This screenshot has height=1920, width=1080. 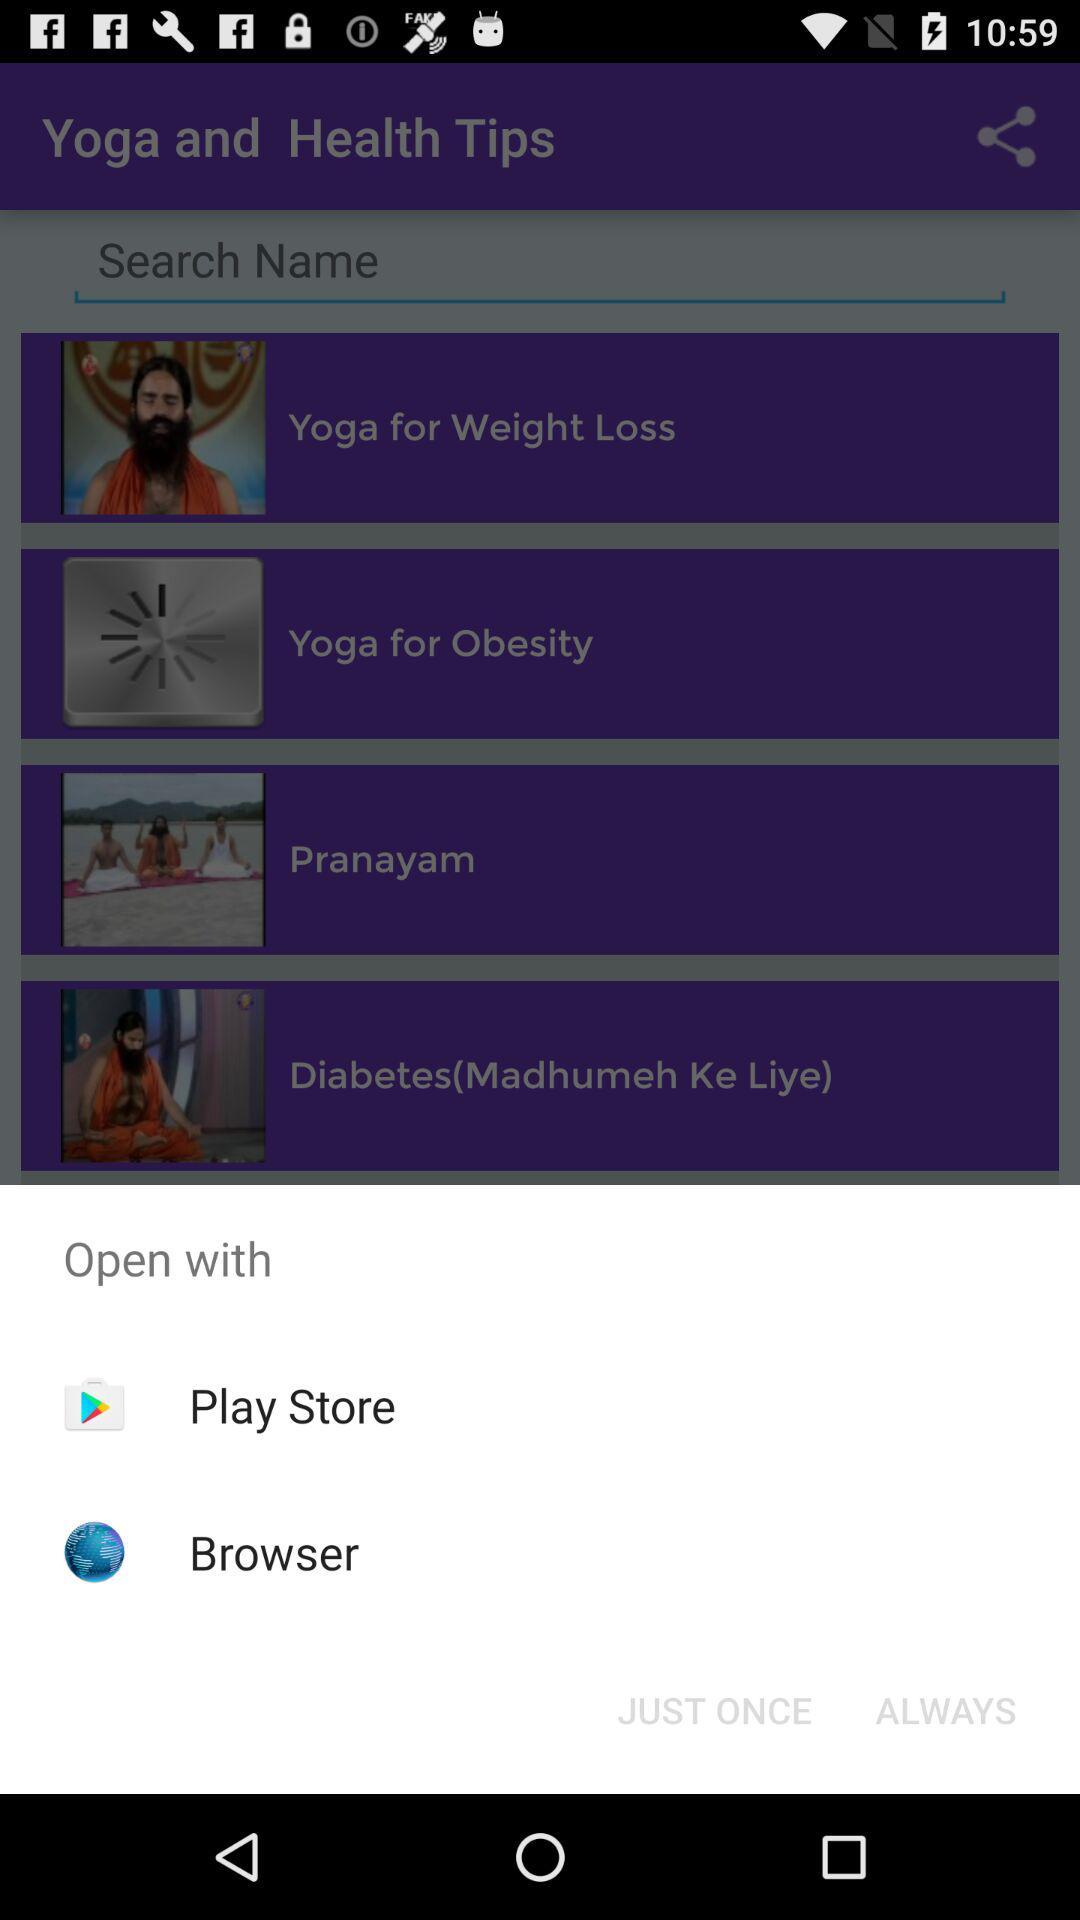 I want to click on button to the right of just once icon, so click(x=945, y=1708).